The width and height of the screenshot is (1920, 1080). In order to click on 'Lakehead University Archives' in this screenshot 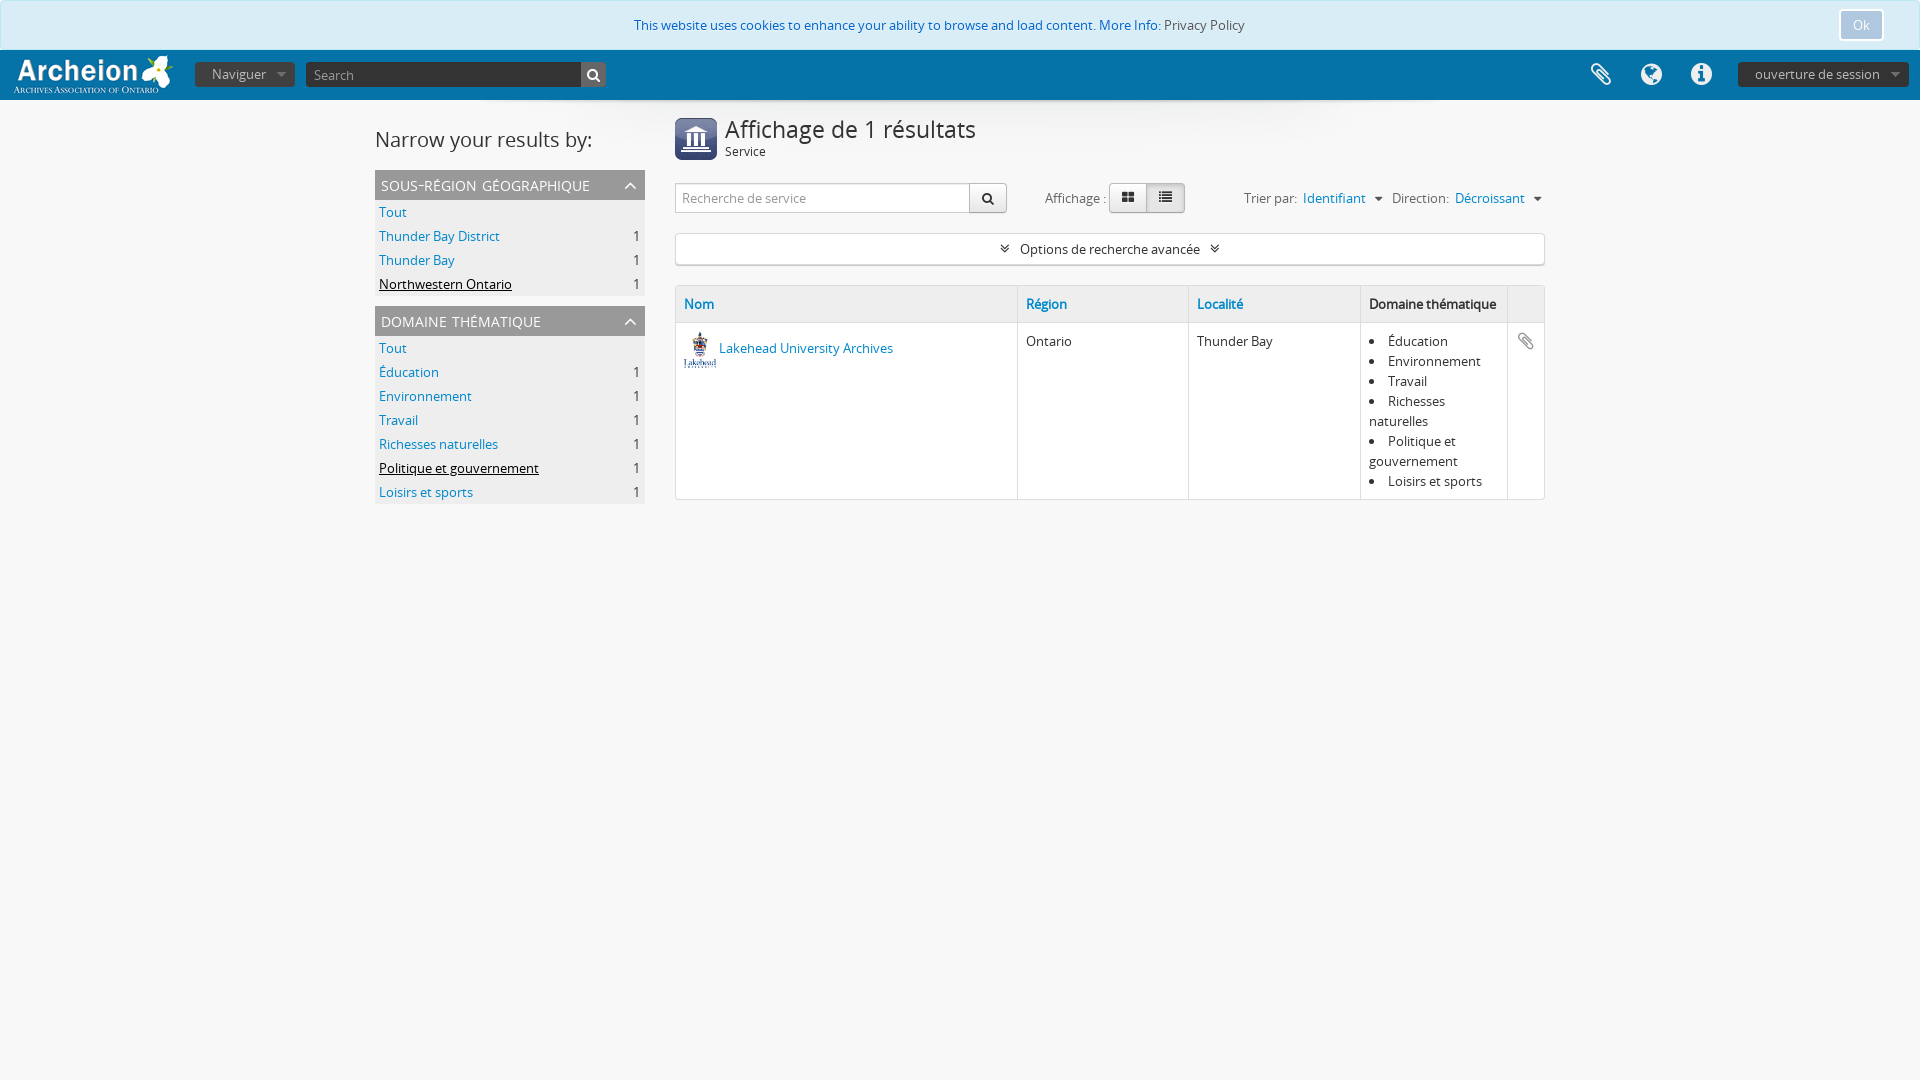, I will do `click(719, 346)`.